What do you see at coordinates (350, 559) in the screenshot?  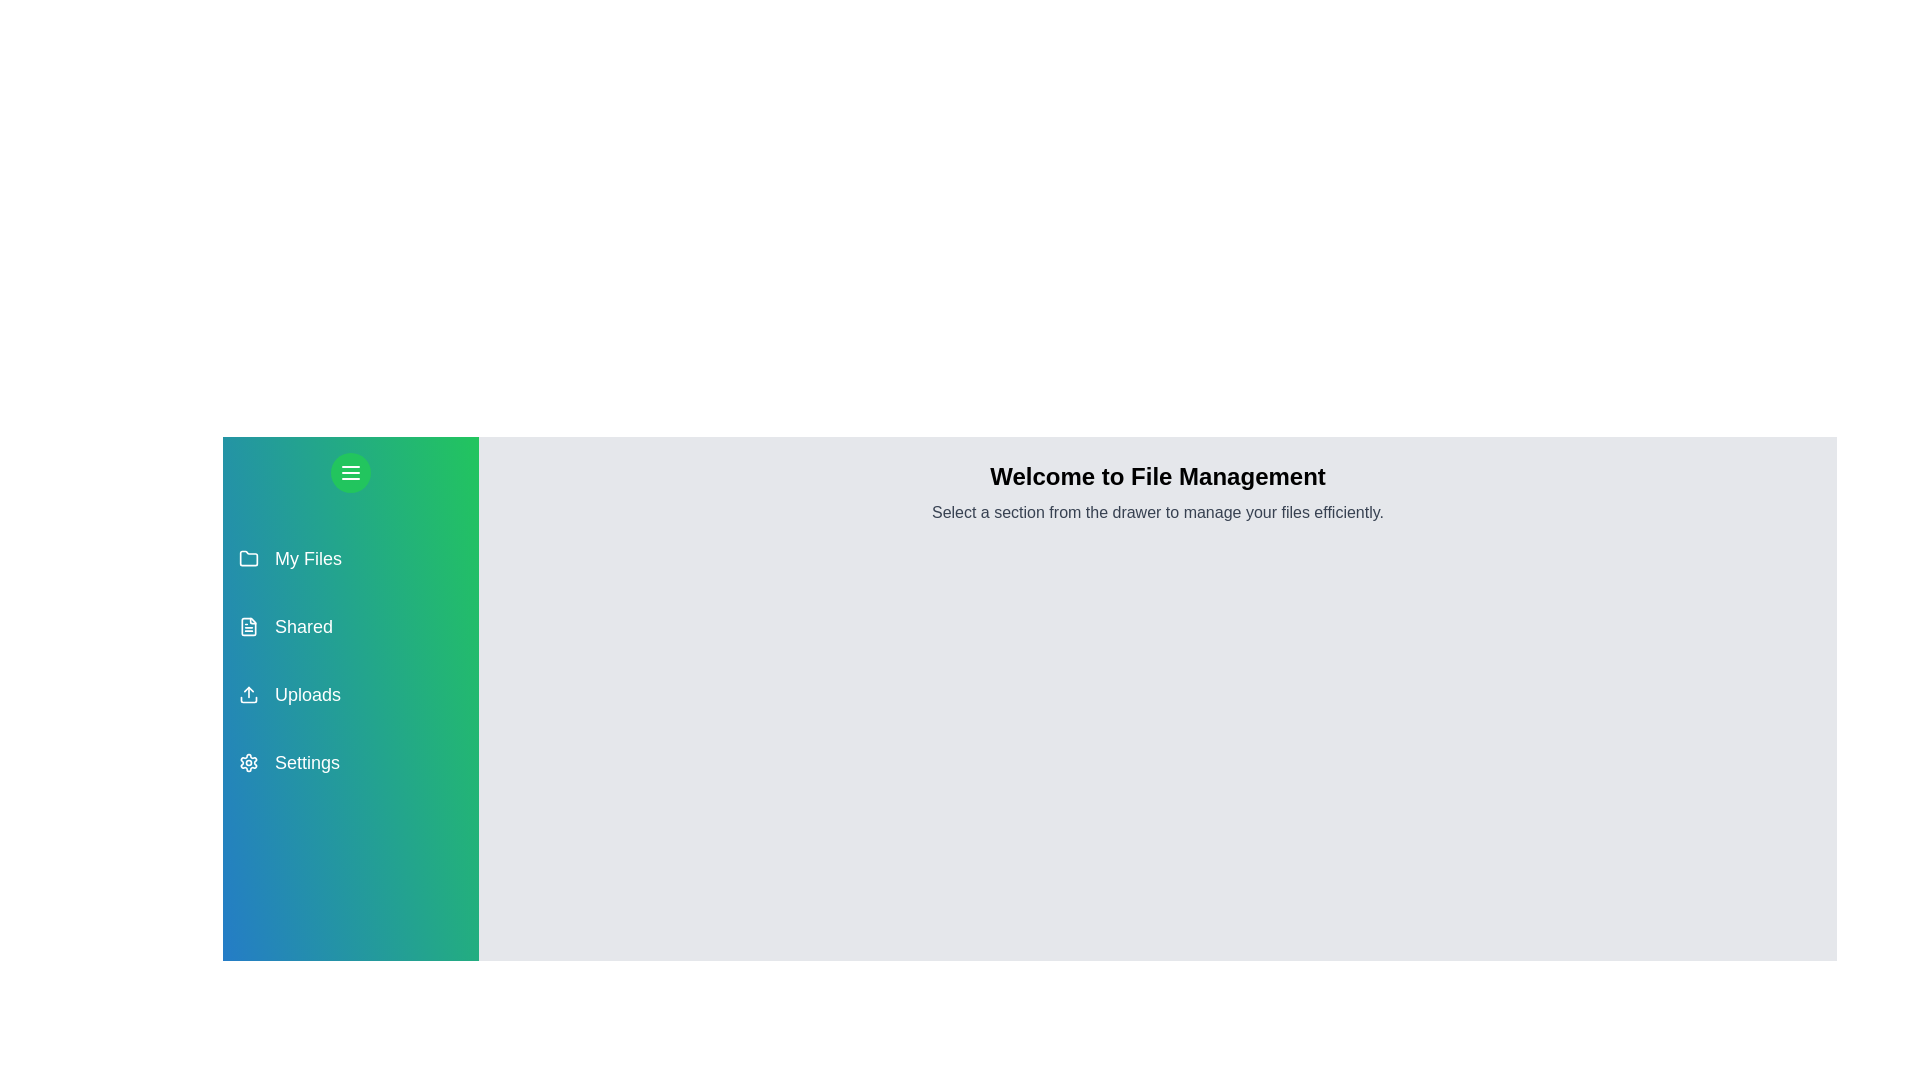 I see `the section My Files in the drawer to observe its hover effect` at bounding box center [350, 559].